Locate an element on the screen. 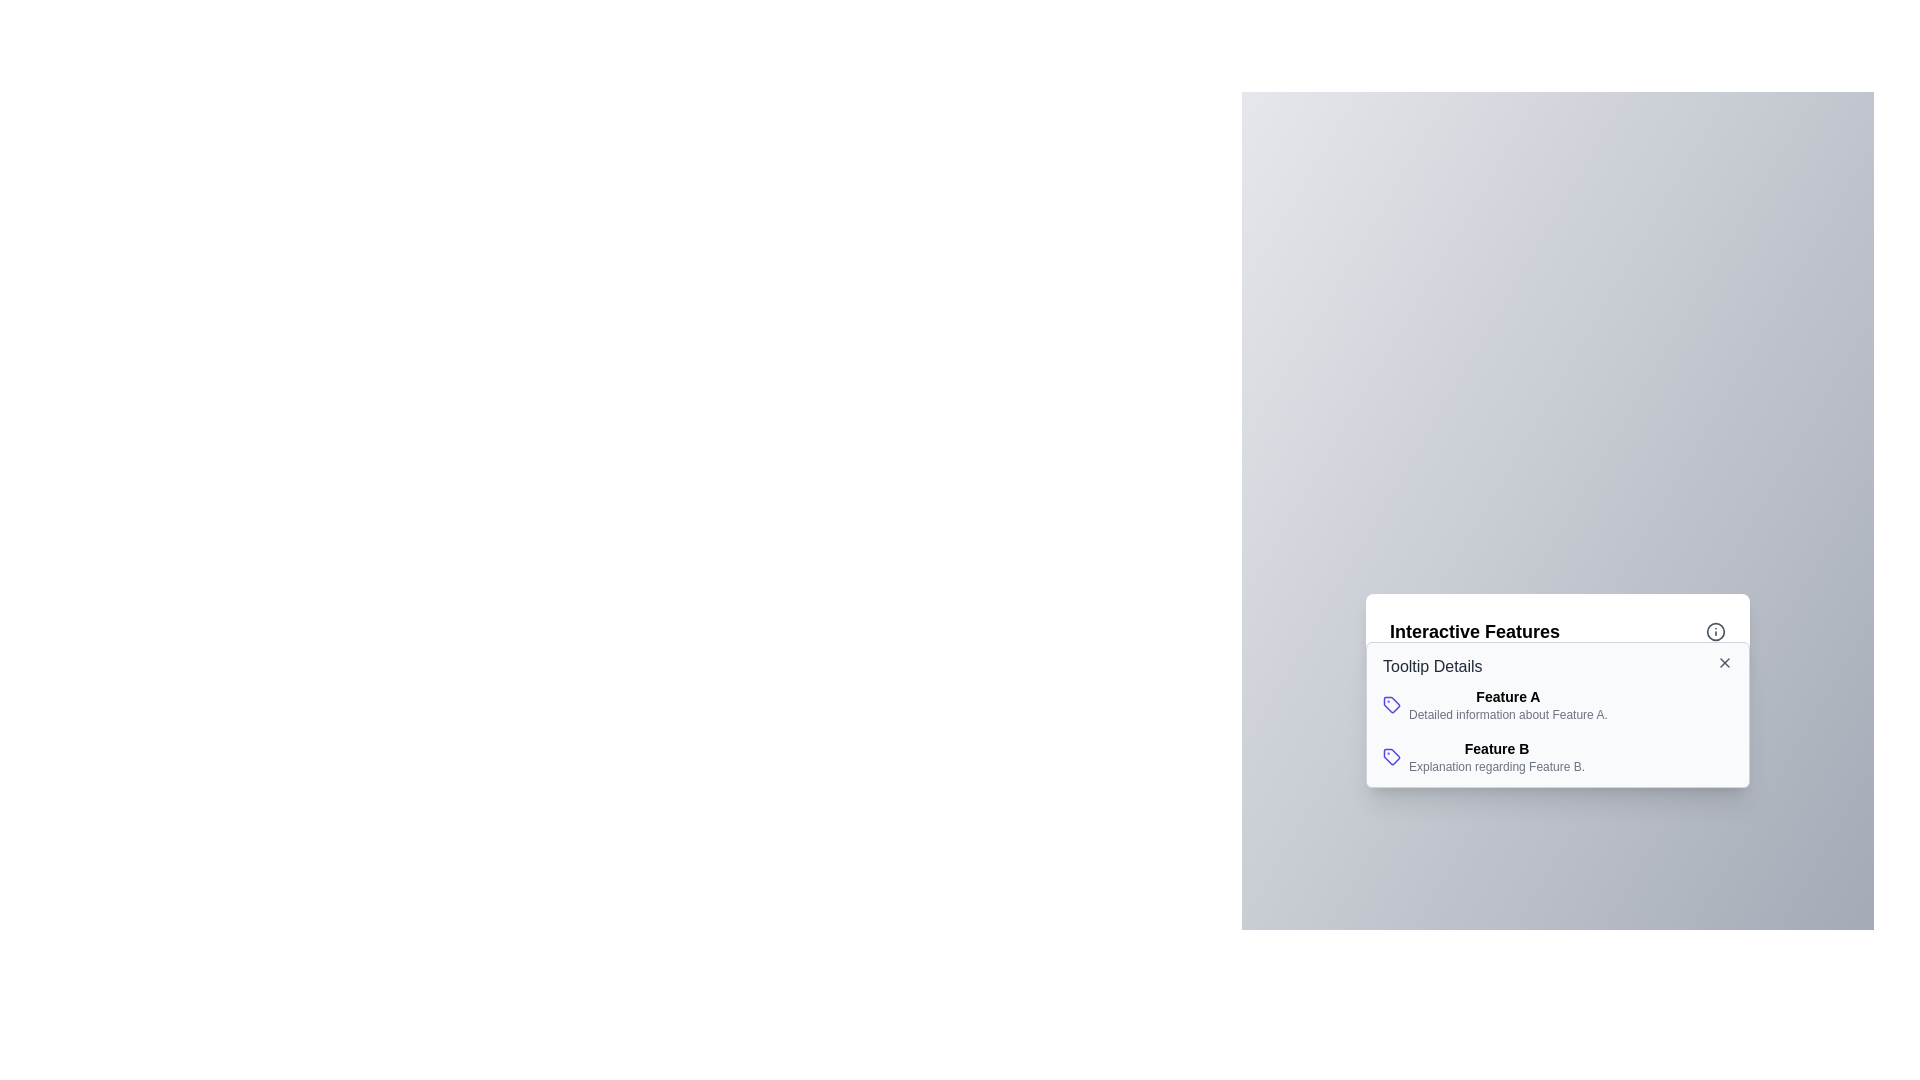 The height and width of the screenshot is (1080, 1920). the informational icon located on the right side of the title 'Interactive Features' in the top-right corner of the main panel for accessibility purposes is located at coordinates (1715, 632).